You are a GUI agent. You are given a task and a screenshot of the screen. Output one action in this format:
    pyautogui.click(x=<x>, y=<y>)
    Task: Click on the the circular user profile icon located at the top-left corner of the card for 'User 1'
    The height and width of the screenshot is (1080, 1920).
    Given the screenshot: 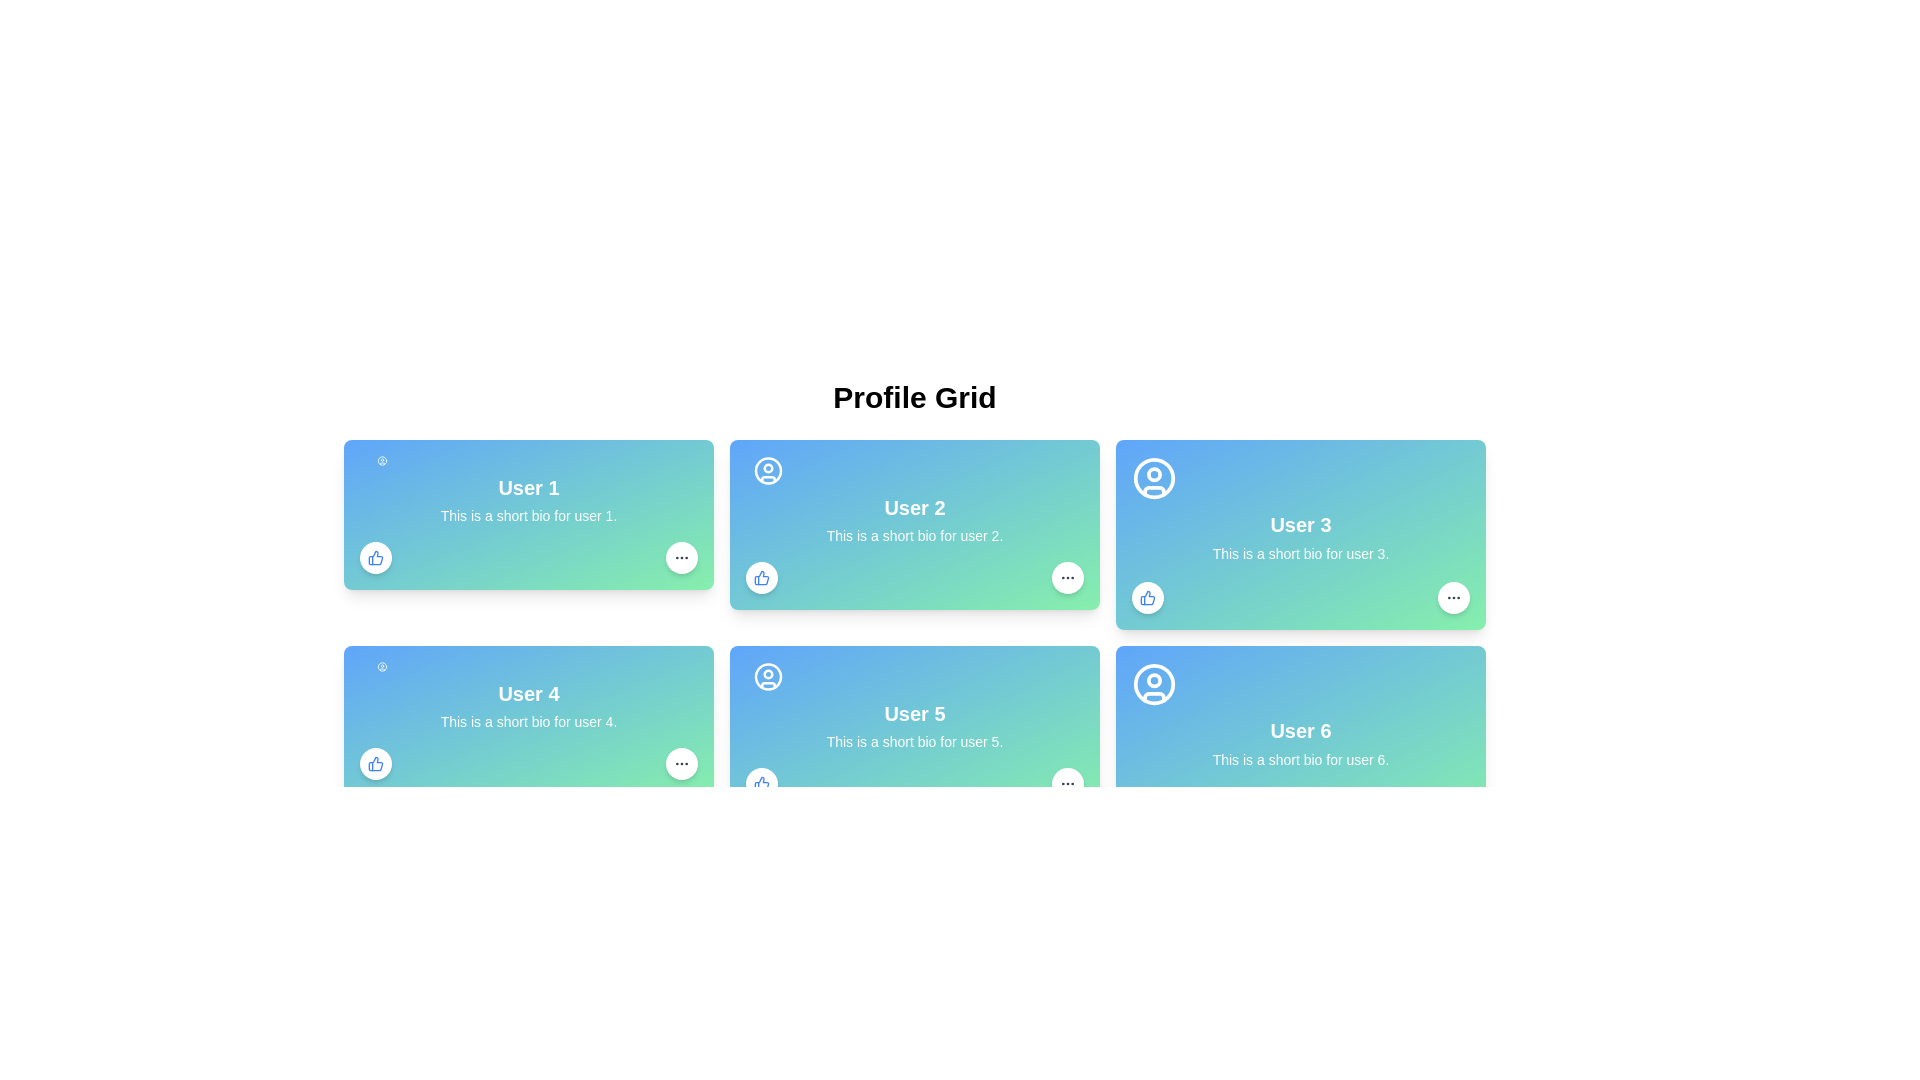 What is the action you would take?
    pyautogui.click(x=382, y=461)
    